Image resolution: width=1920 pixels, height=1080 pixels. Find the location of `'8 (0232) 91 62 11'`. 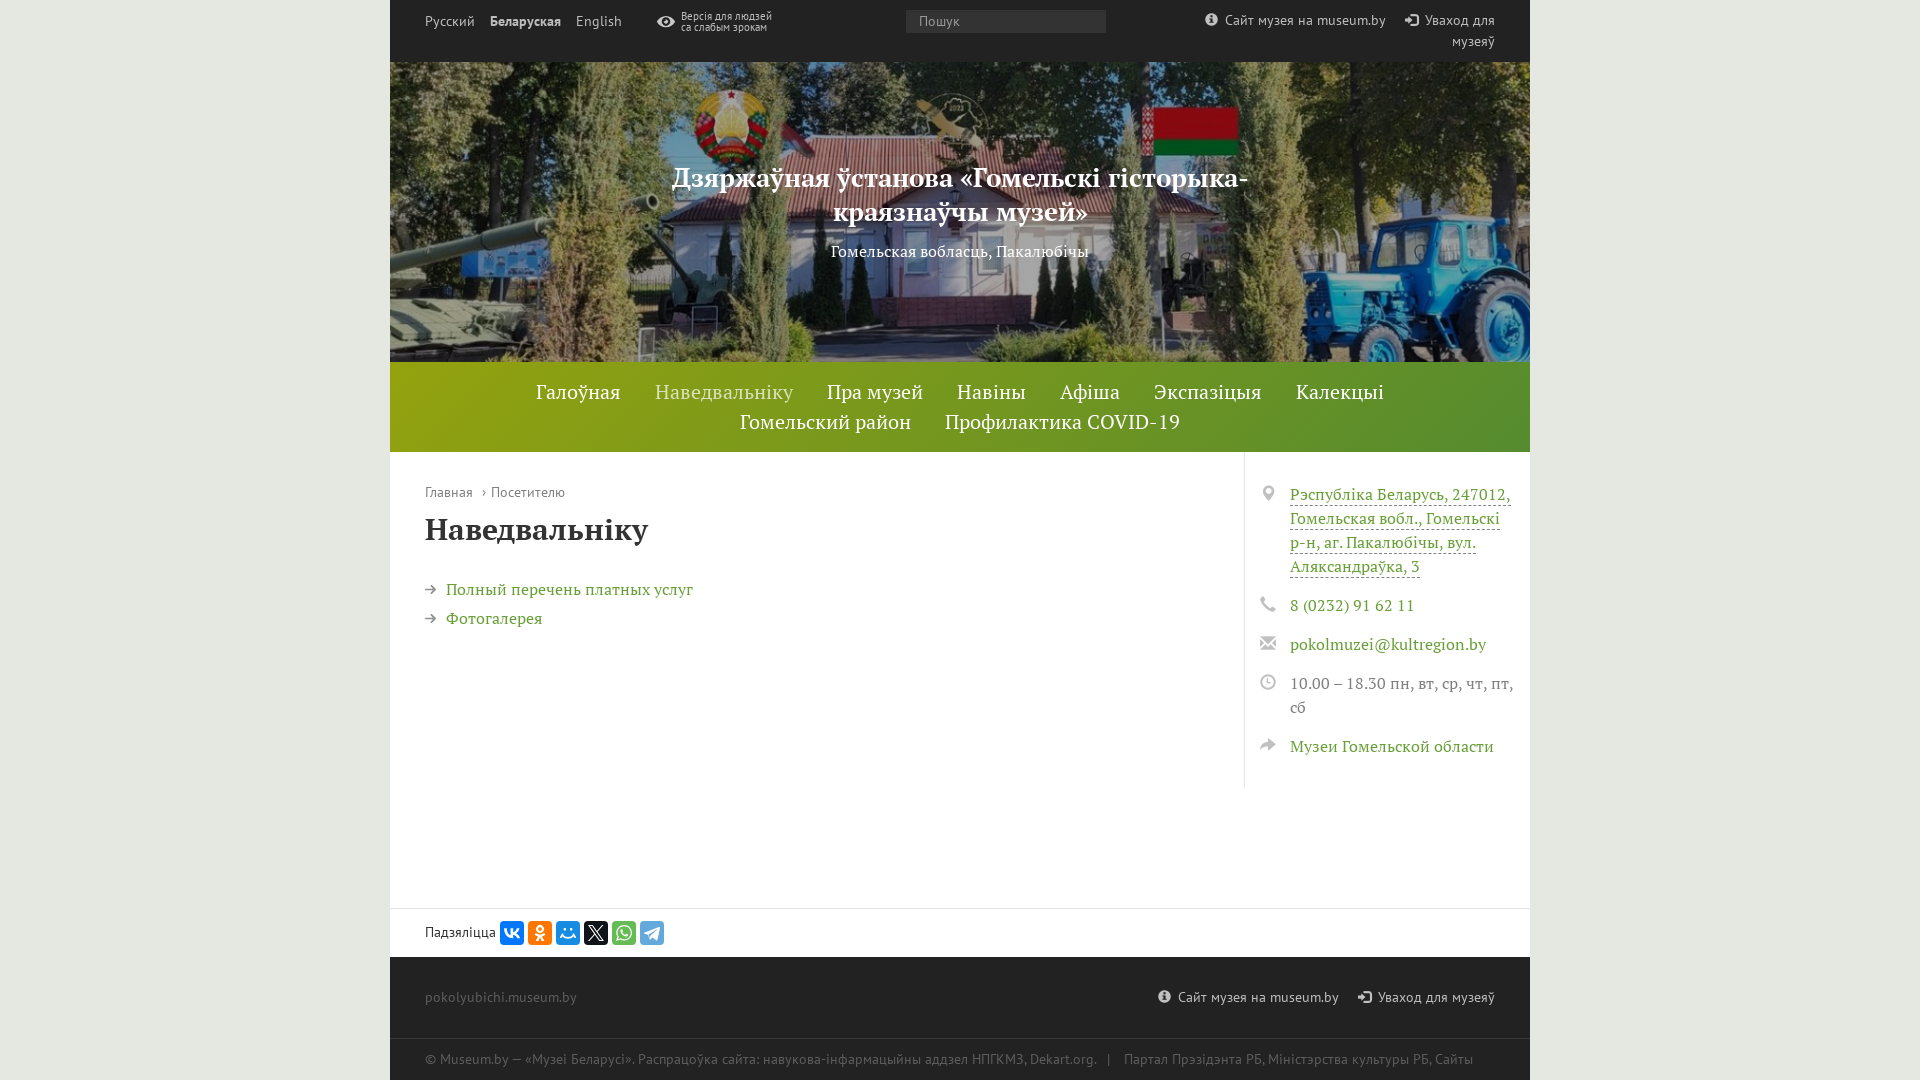

'8 (0232) 91 62 11' is located at coordinates (1352, 604).